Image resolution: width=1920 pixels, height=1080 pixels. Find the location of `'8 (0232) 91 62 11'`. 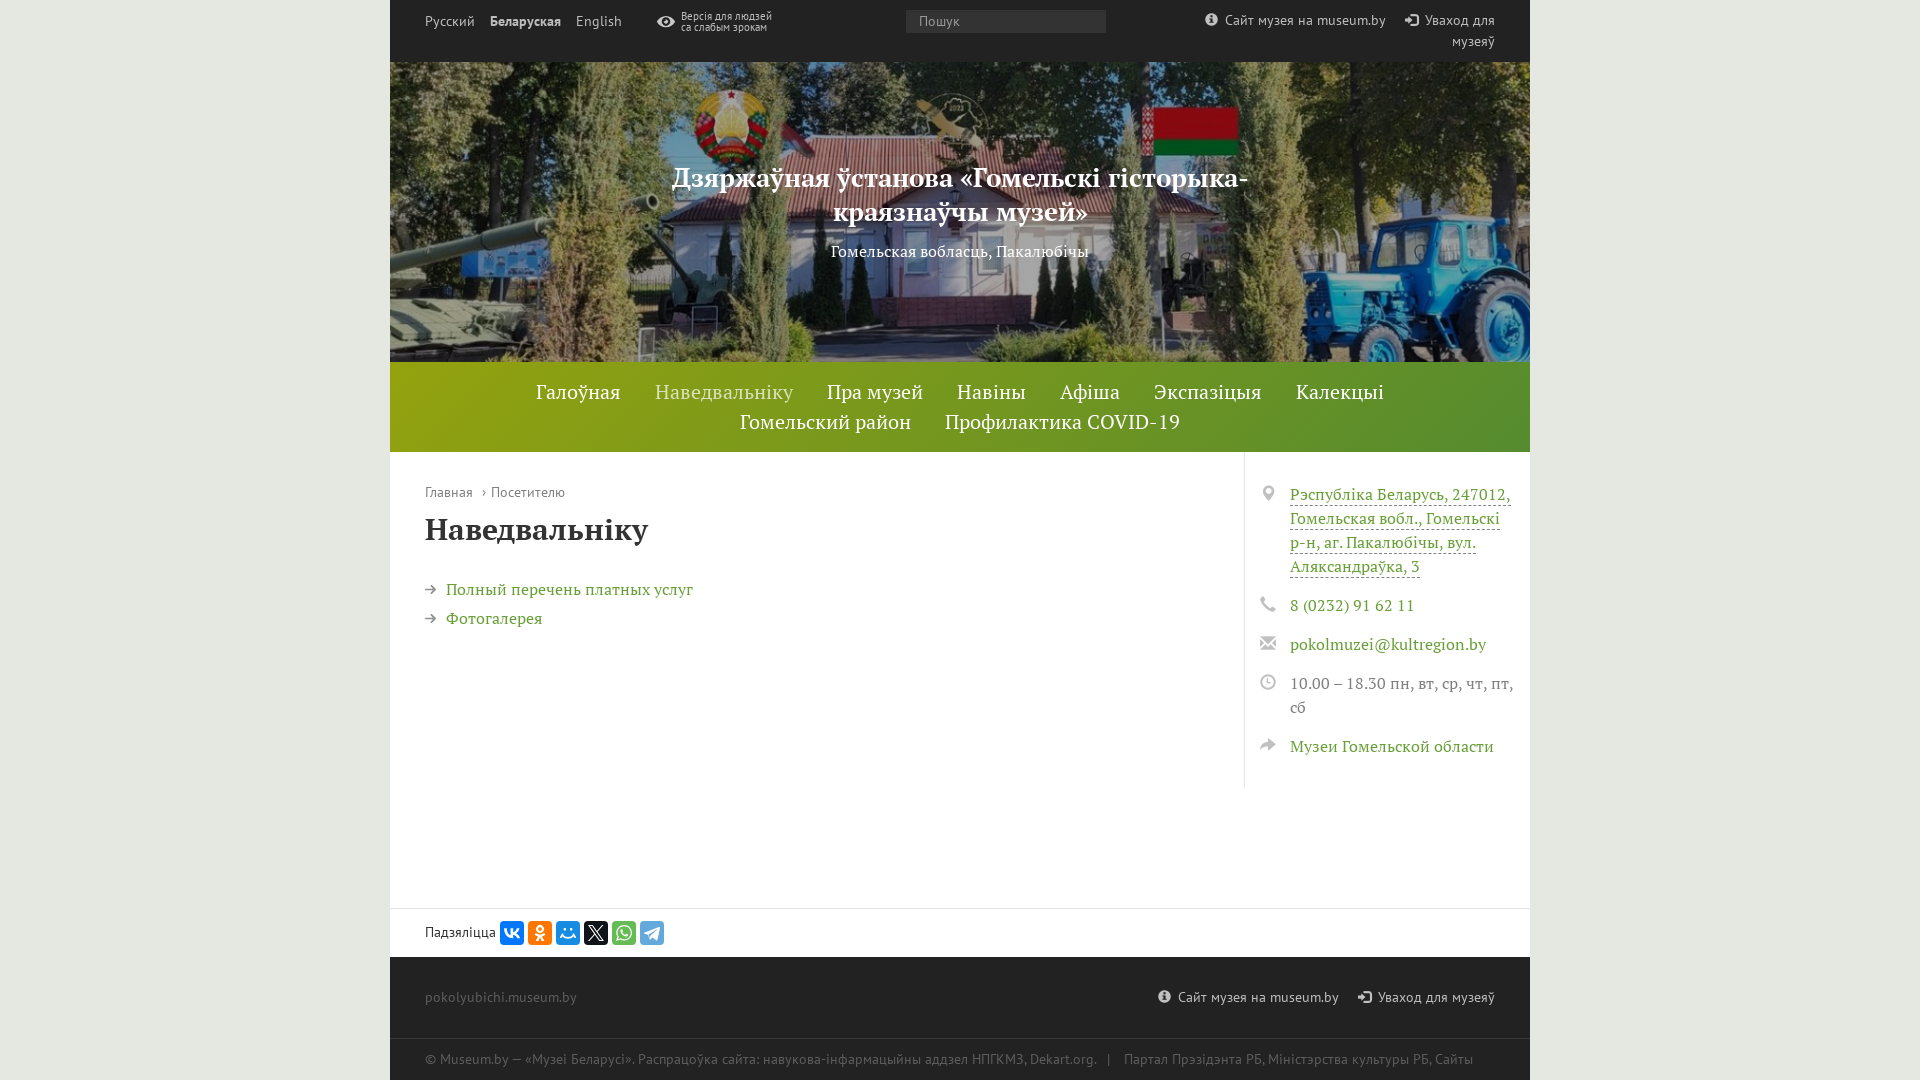

'8 (0232) 91 62 11' is located at coordinates (1352, 604).